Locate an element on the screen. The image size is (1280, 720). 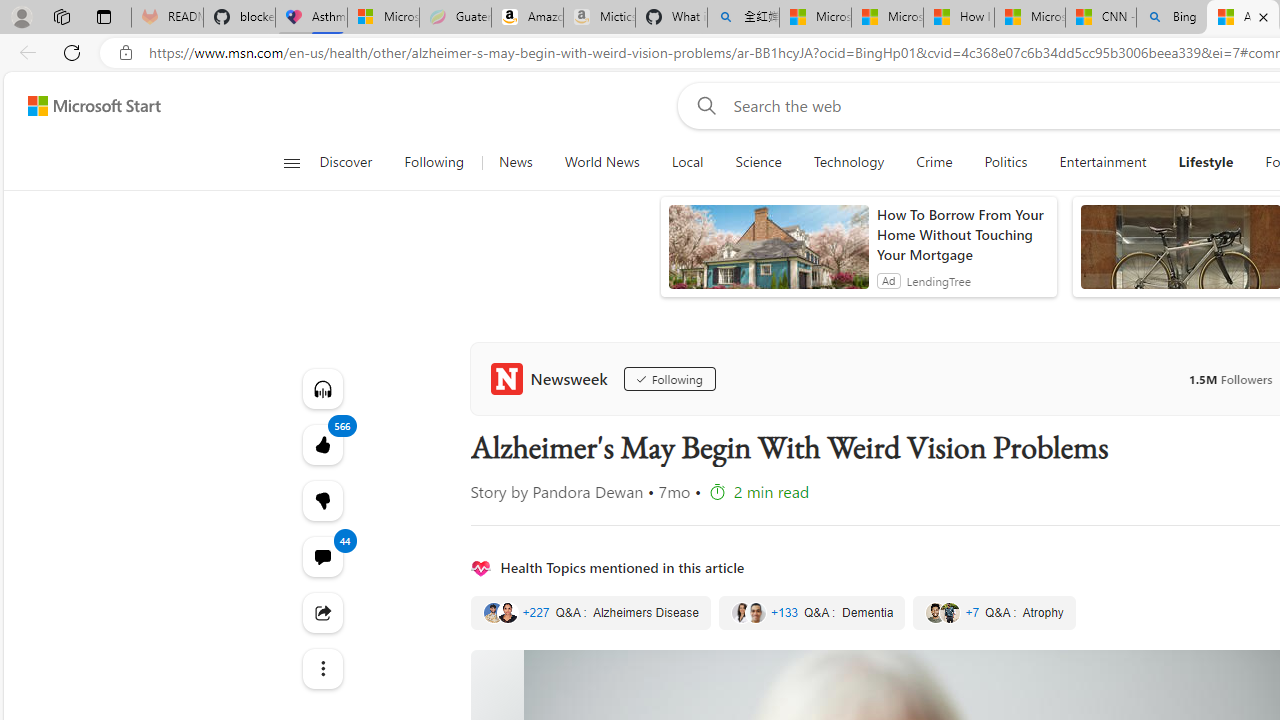
'Class: quote-thumbnail' is located at coordinates (950, 612).